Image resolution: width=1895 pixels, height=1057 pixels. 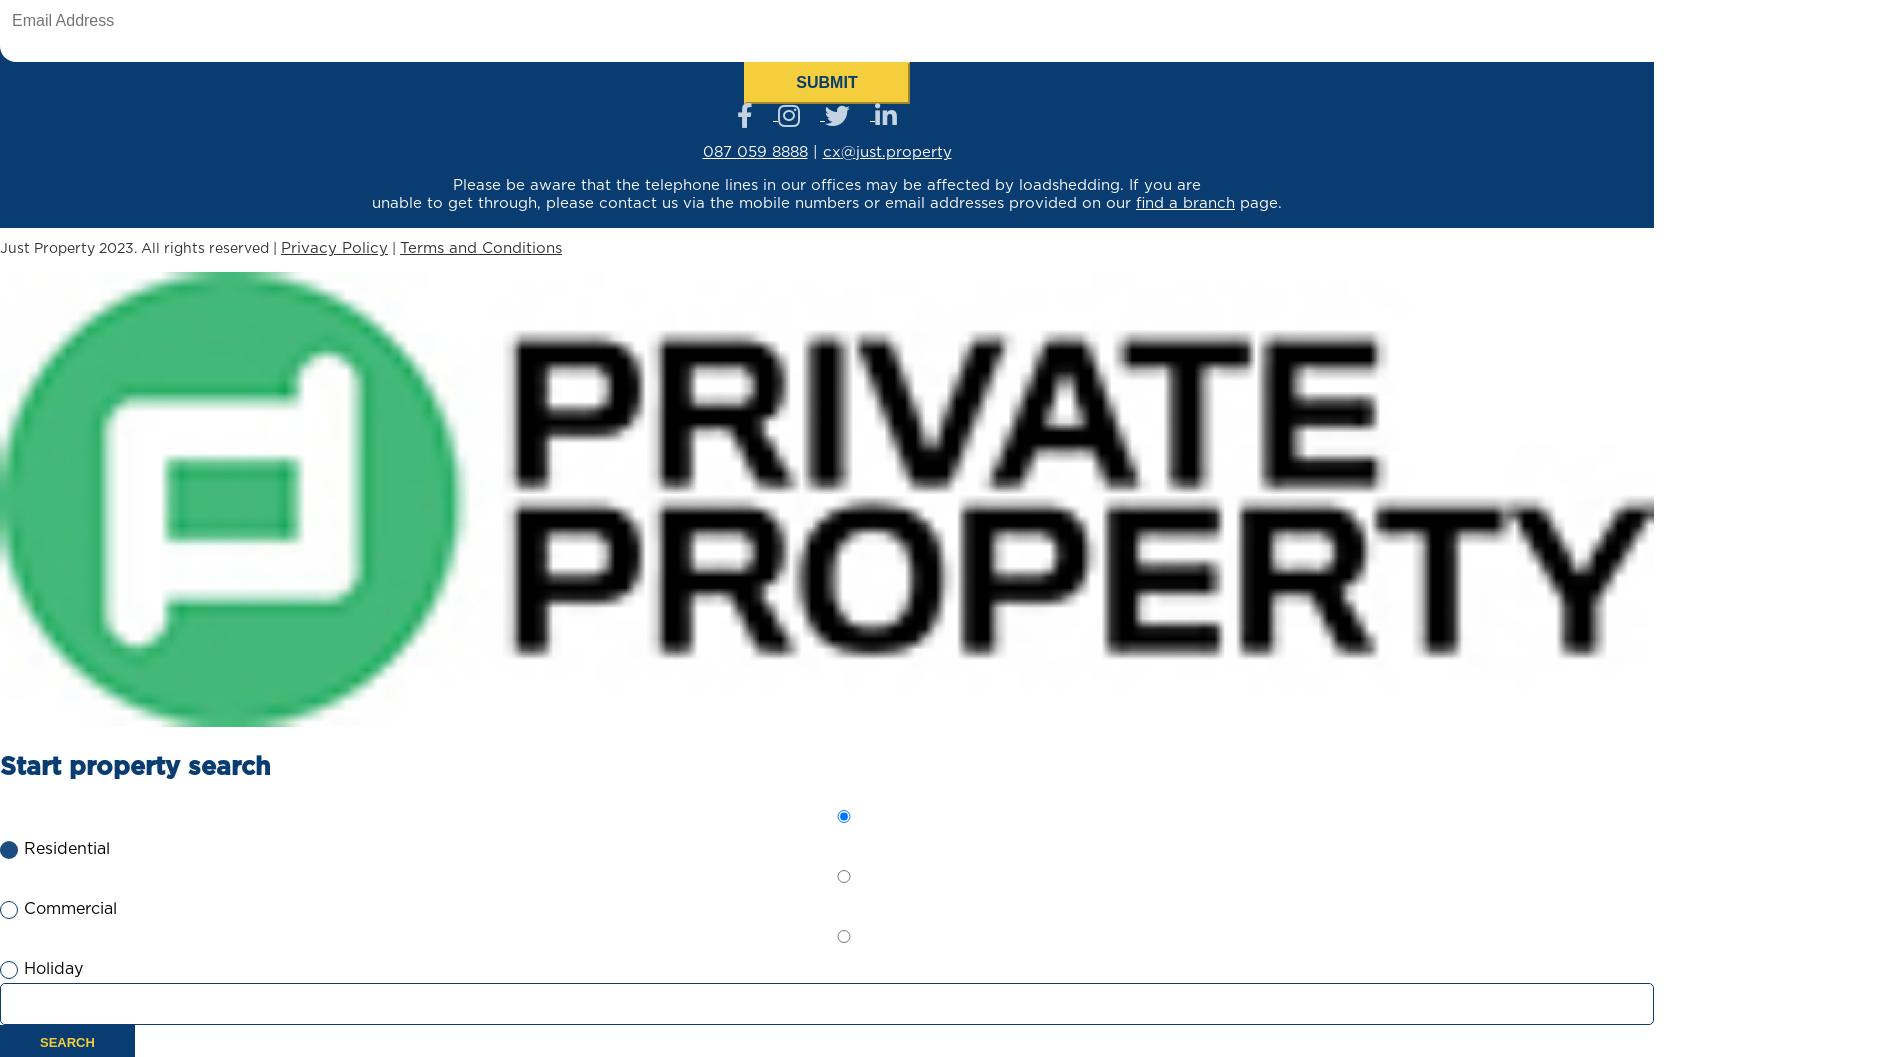 I want to click on '087 059 8888', so click(x=753, y=152).